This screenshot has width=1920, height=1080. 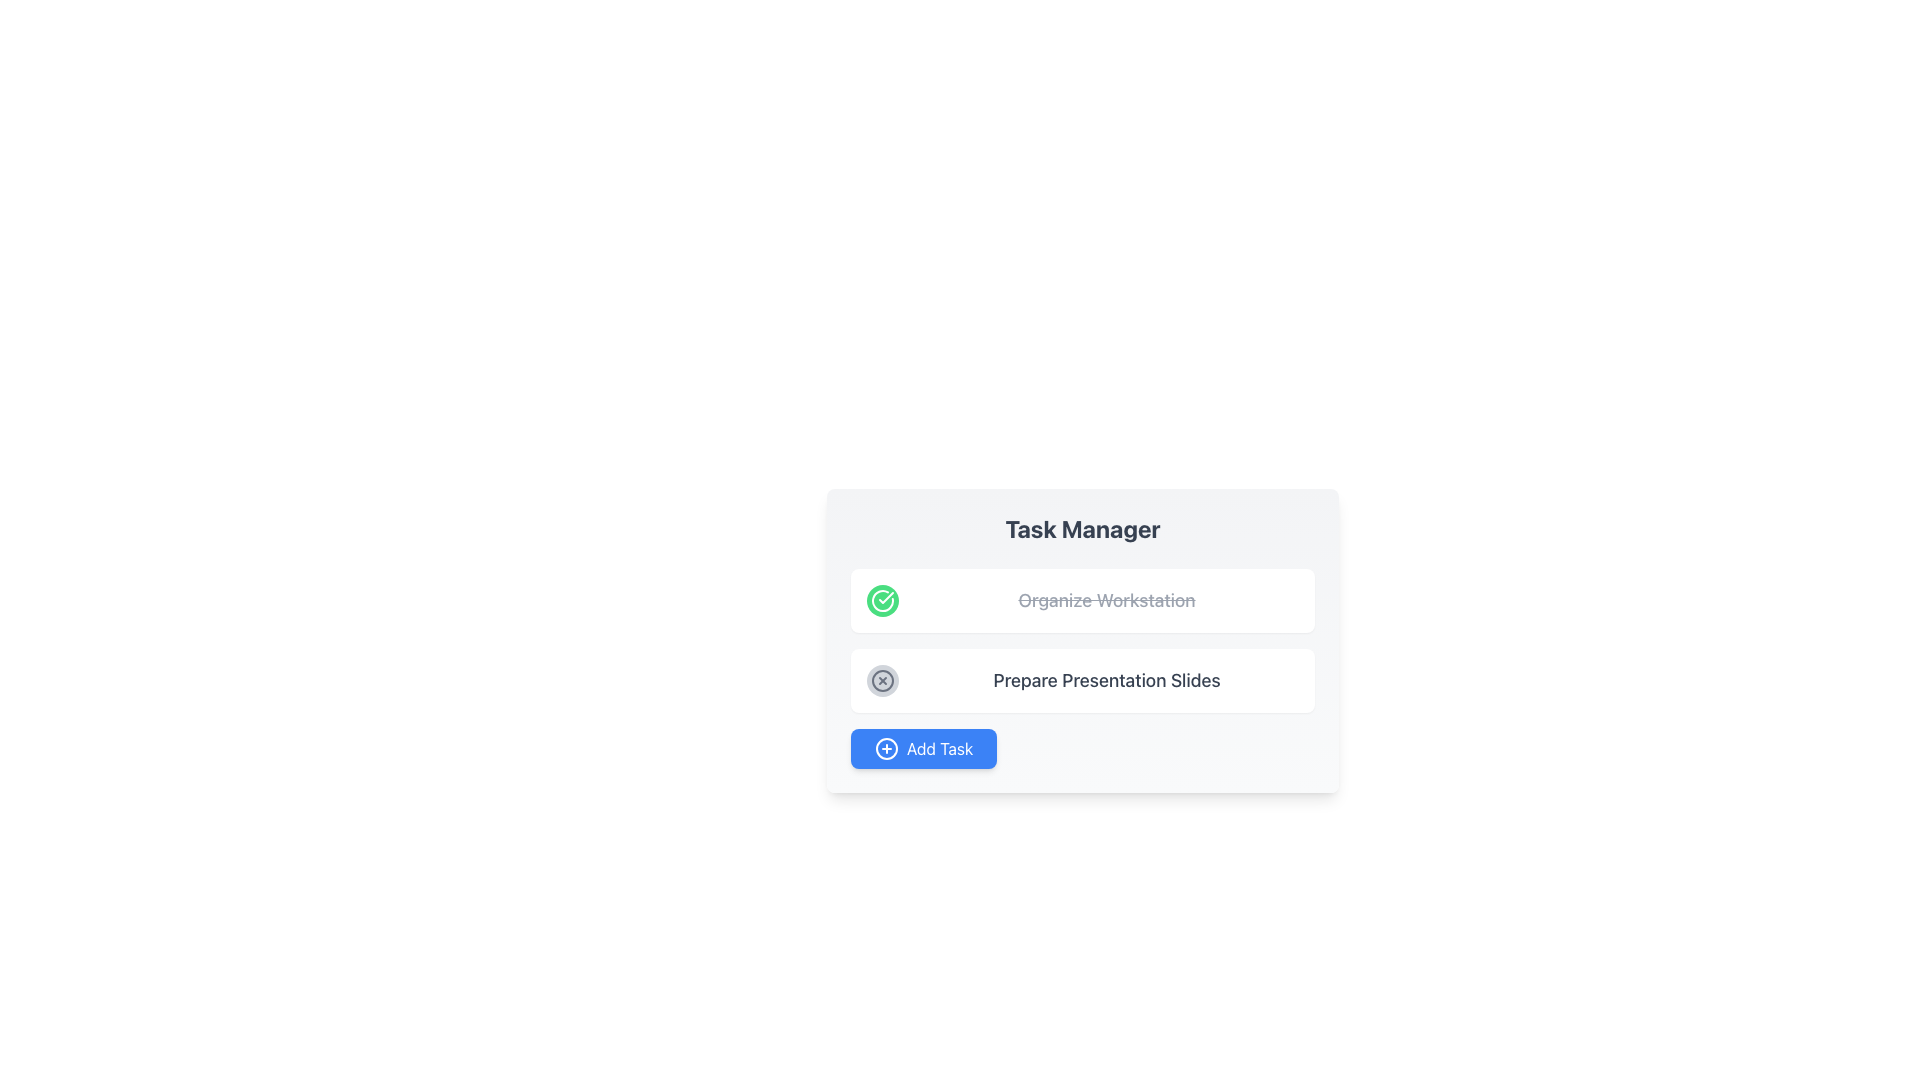 What do you see at coordinates (1082, 680) in the screenshot?
I see `the 'Prepare Presentation Slides' task item` at bounding box center [1082, 680].